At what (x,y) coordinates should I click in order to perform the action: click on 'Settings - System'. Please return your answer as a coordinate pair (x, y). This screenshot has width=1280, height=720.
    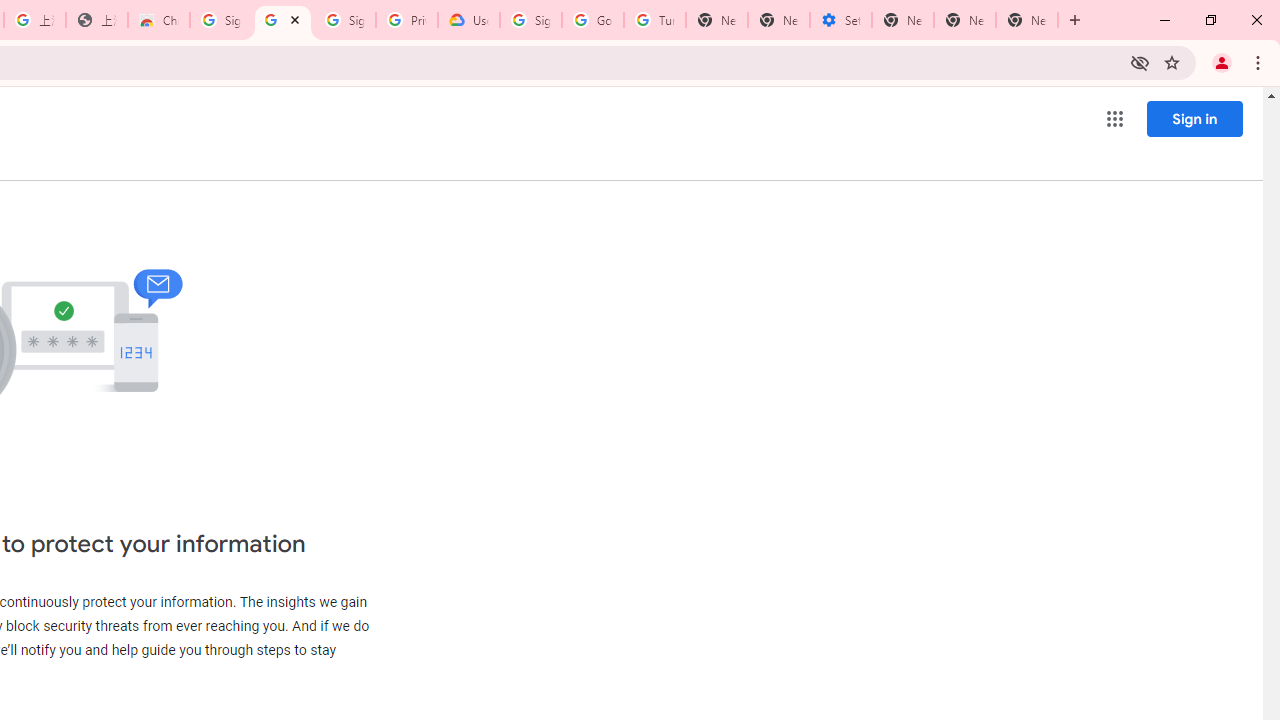
    Looking at the image, I should click on (840, 20).